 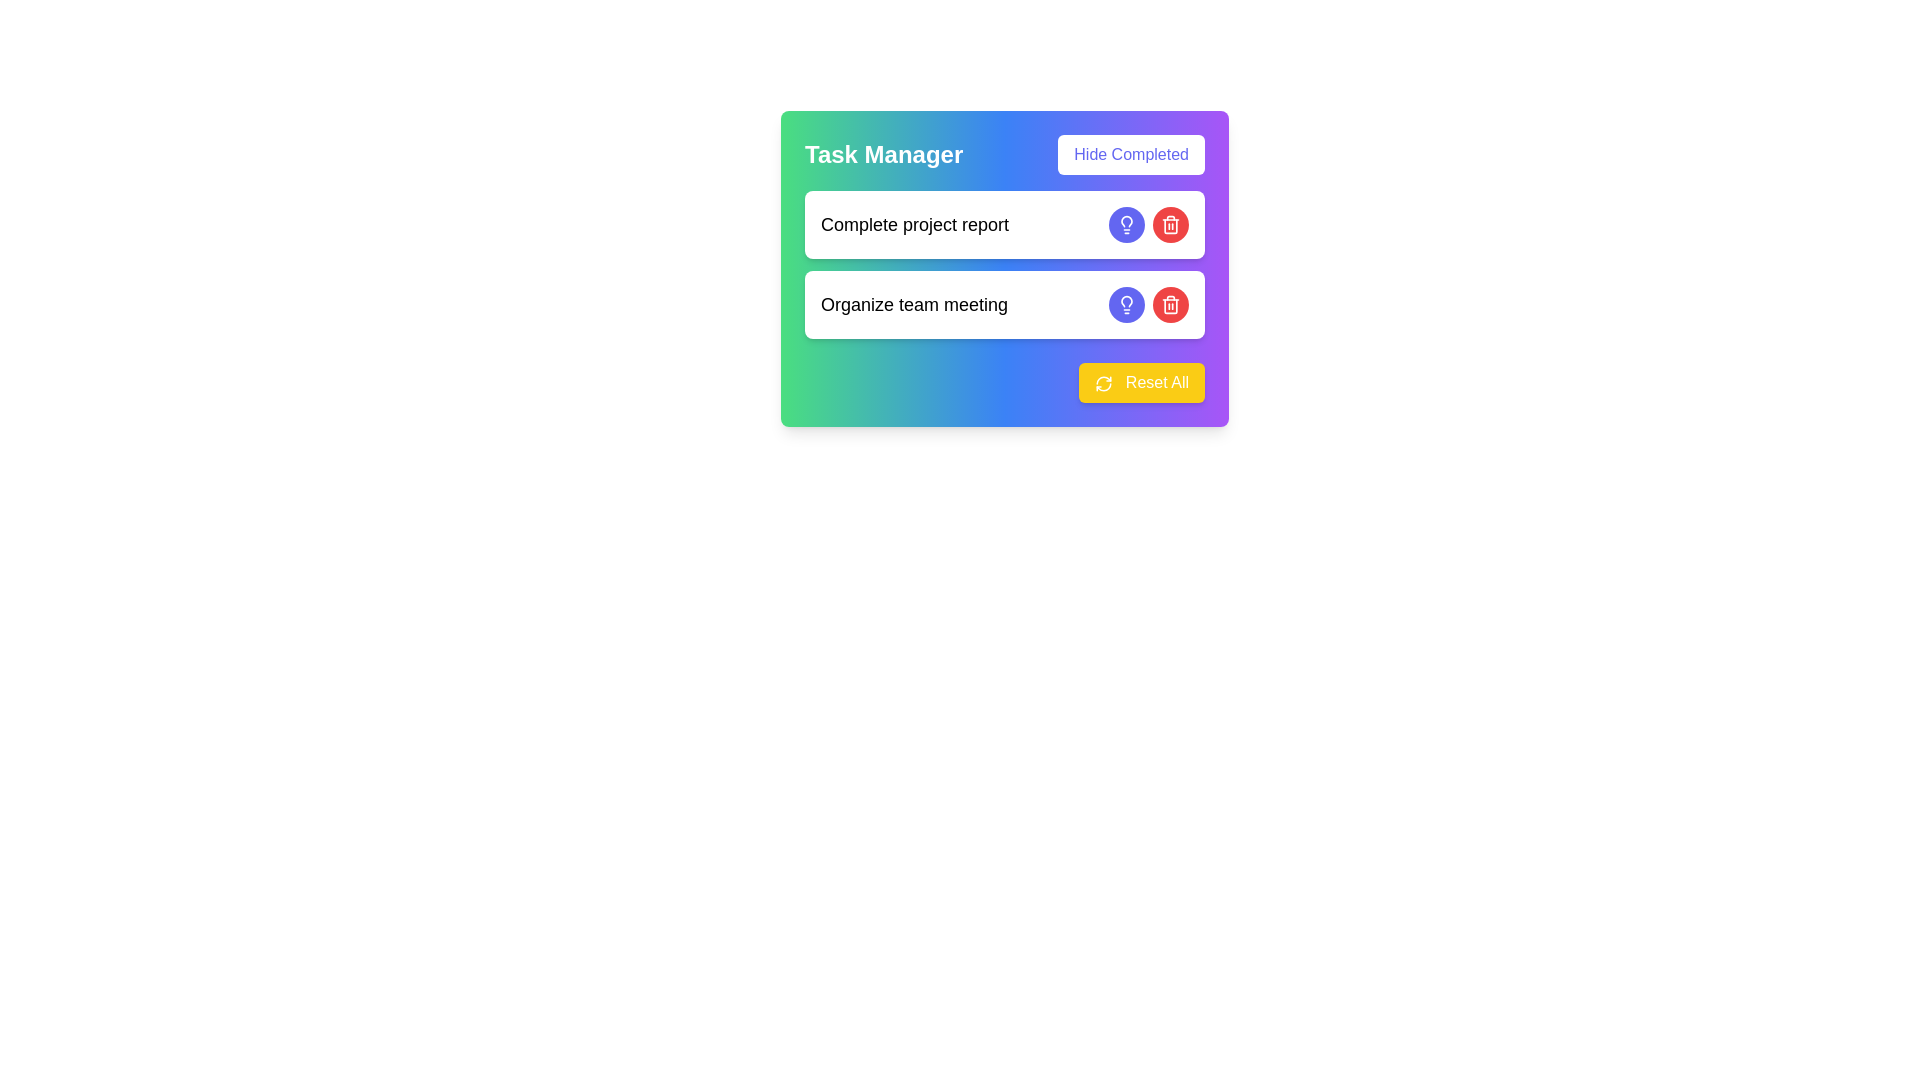 I want to click on the circular button with a violet background and a white lightbulb icon, located in the second row of options, so click(x=1127, y=304).